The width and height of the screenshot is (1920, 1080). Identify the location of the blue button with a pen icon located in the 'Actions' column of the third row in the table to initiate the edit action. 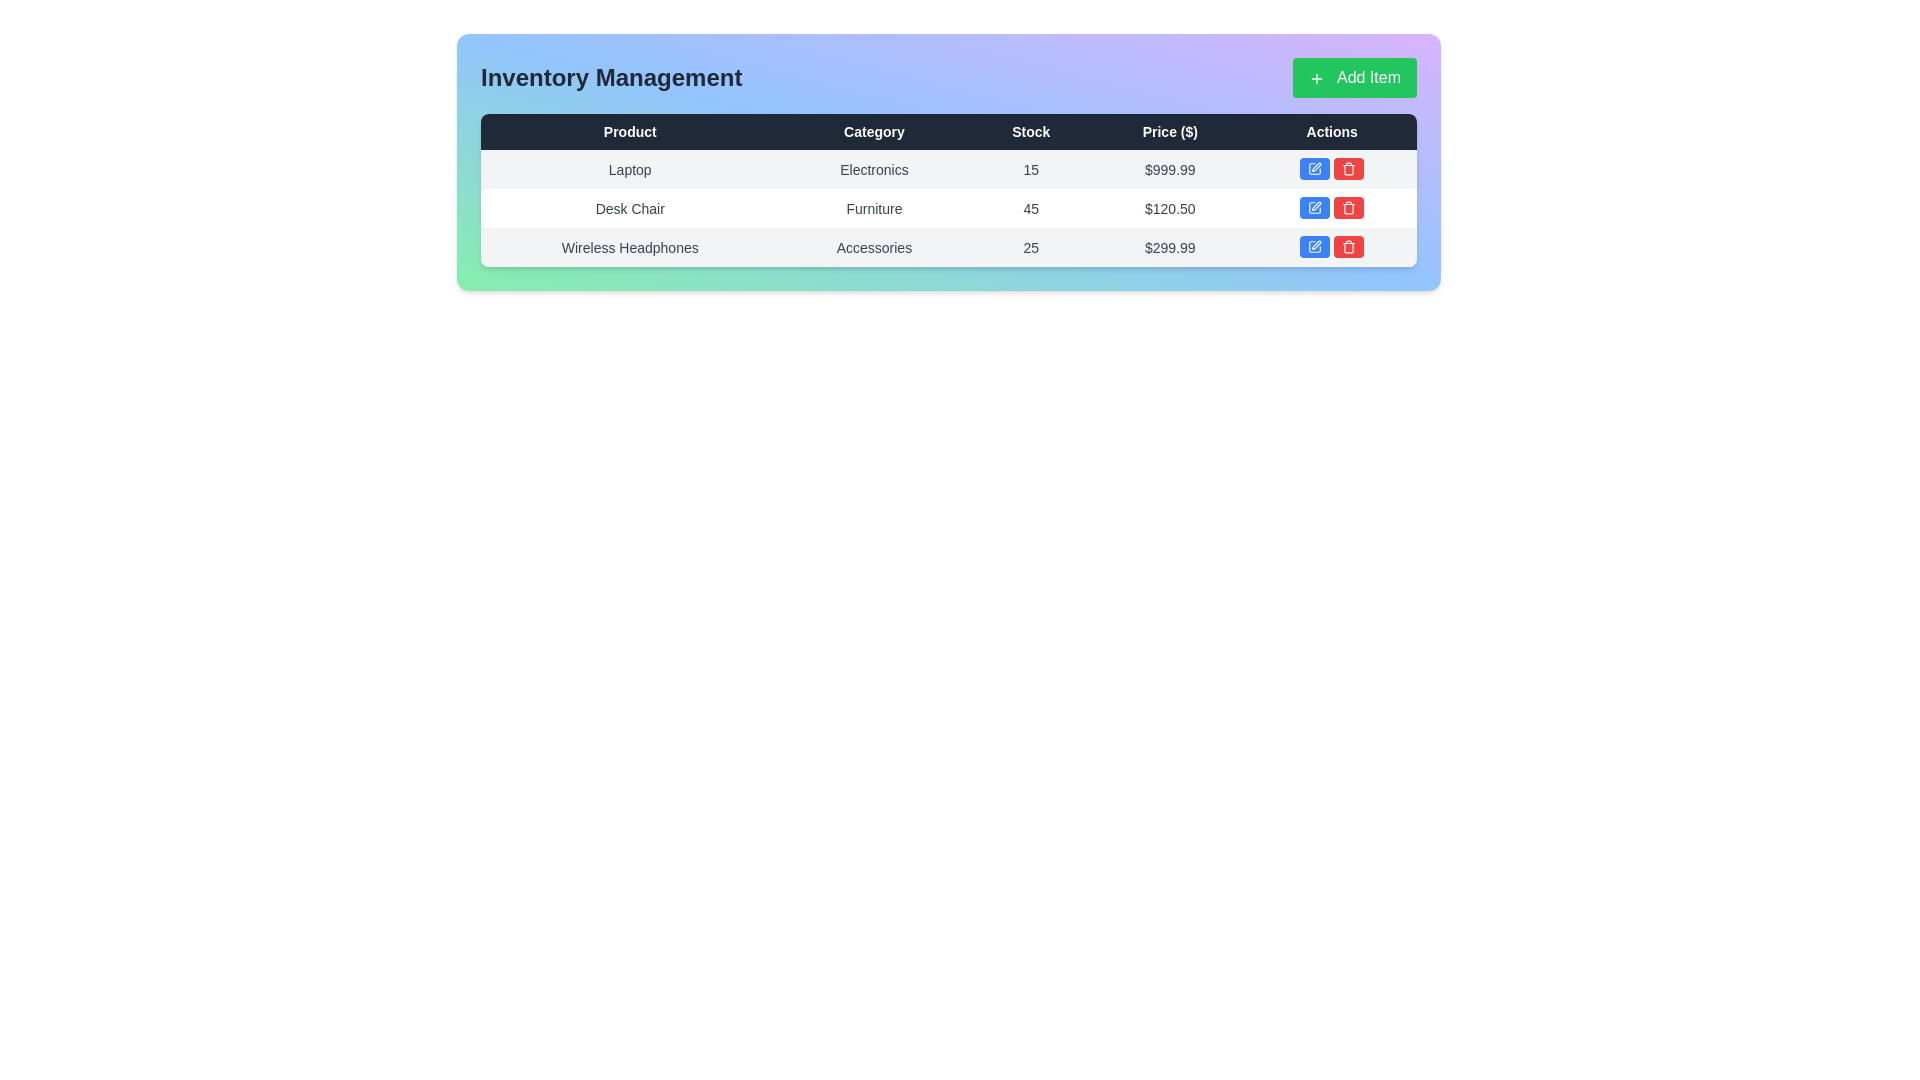
(1315, 245).